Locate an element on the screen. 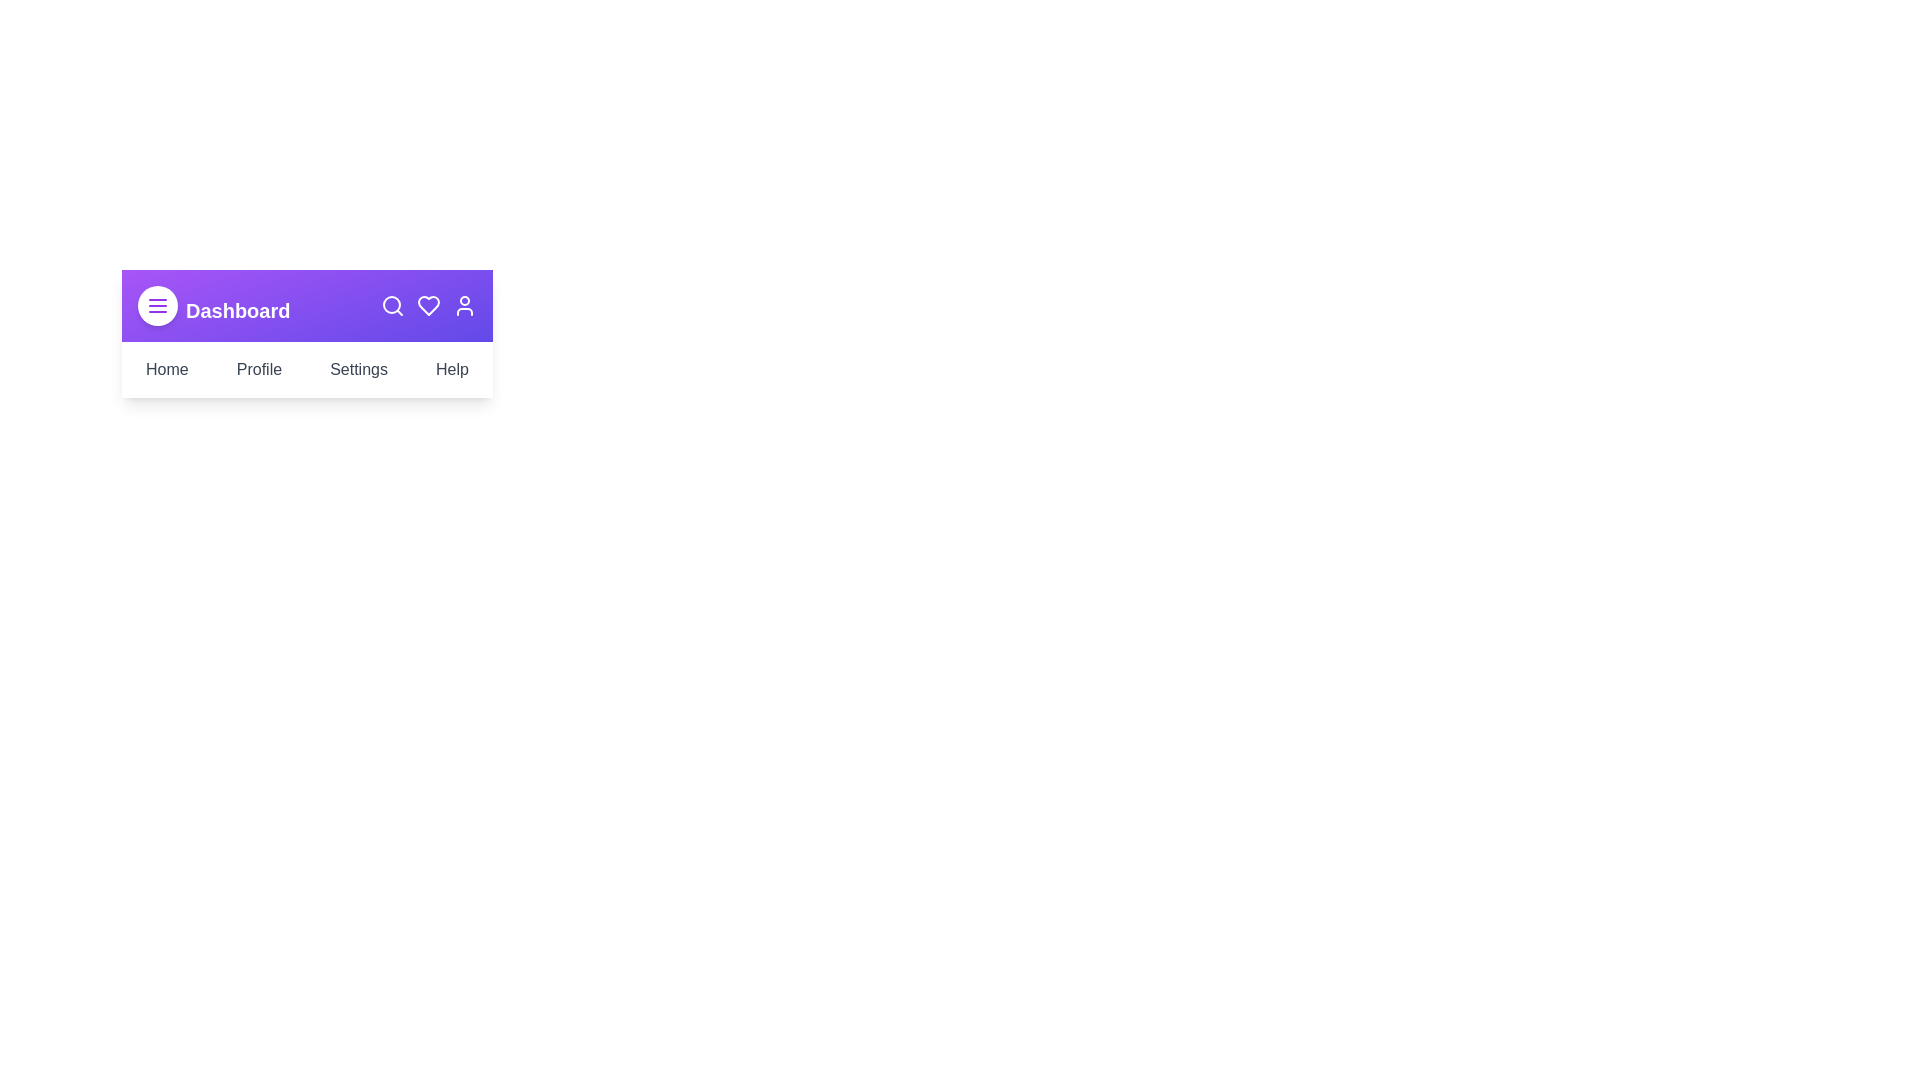 This screenshot has height=1080, width=1920. the Help menu item in the navigation menu is located at coordinates (450, 370).